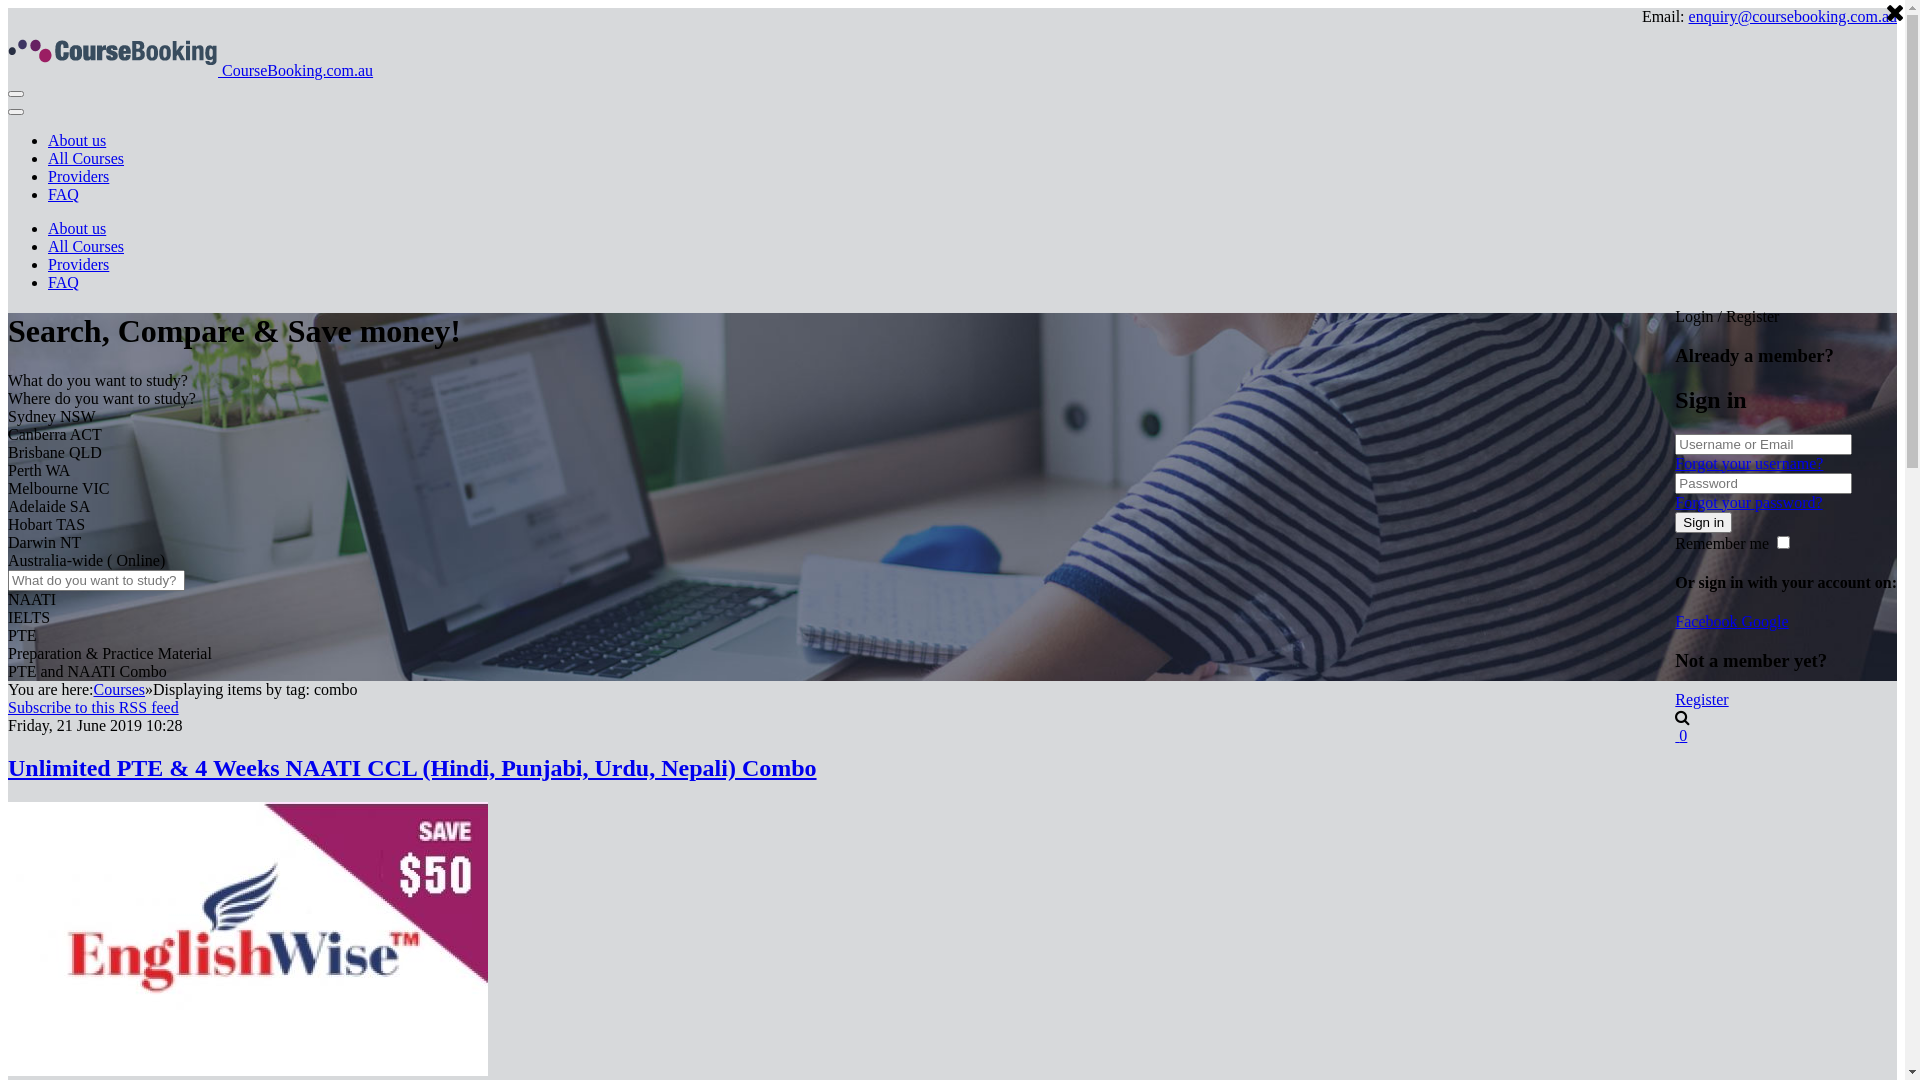 The width and height of the screenshot is (1920, 1080). What do you see at coordinates (92, 706) in the screenshot?
I see `'Subscribe to this RSS feed'` at bounding box center [92, 706].